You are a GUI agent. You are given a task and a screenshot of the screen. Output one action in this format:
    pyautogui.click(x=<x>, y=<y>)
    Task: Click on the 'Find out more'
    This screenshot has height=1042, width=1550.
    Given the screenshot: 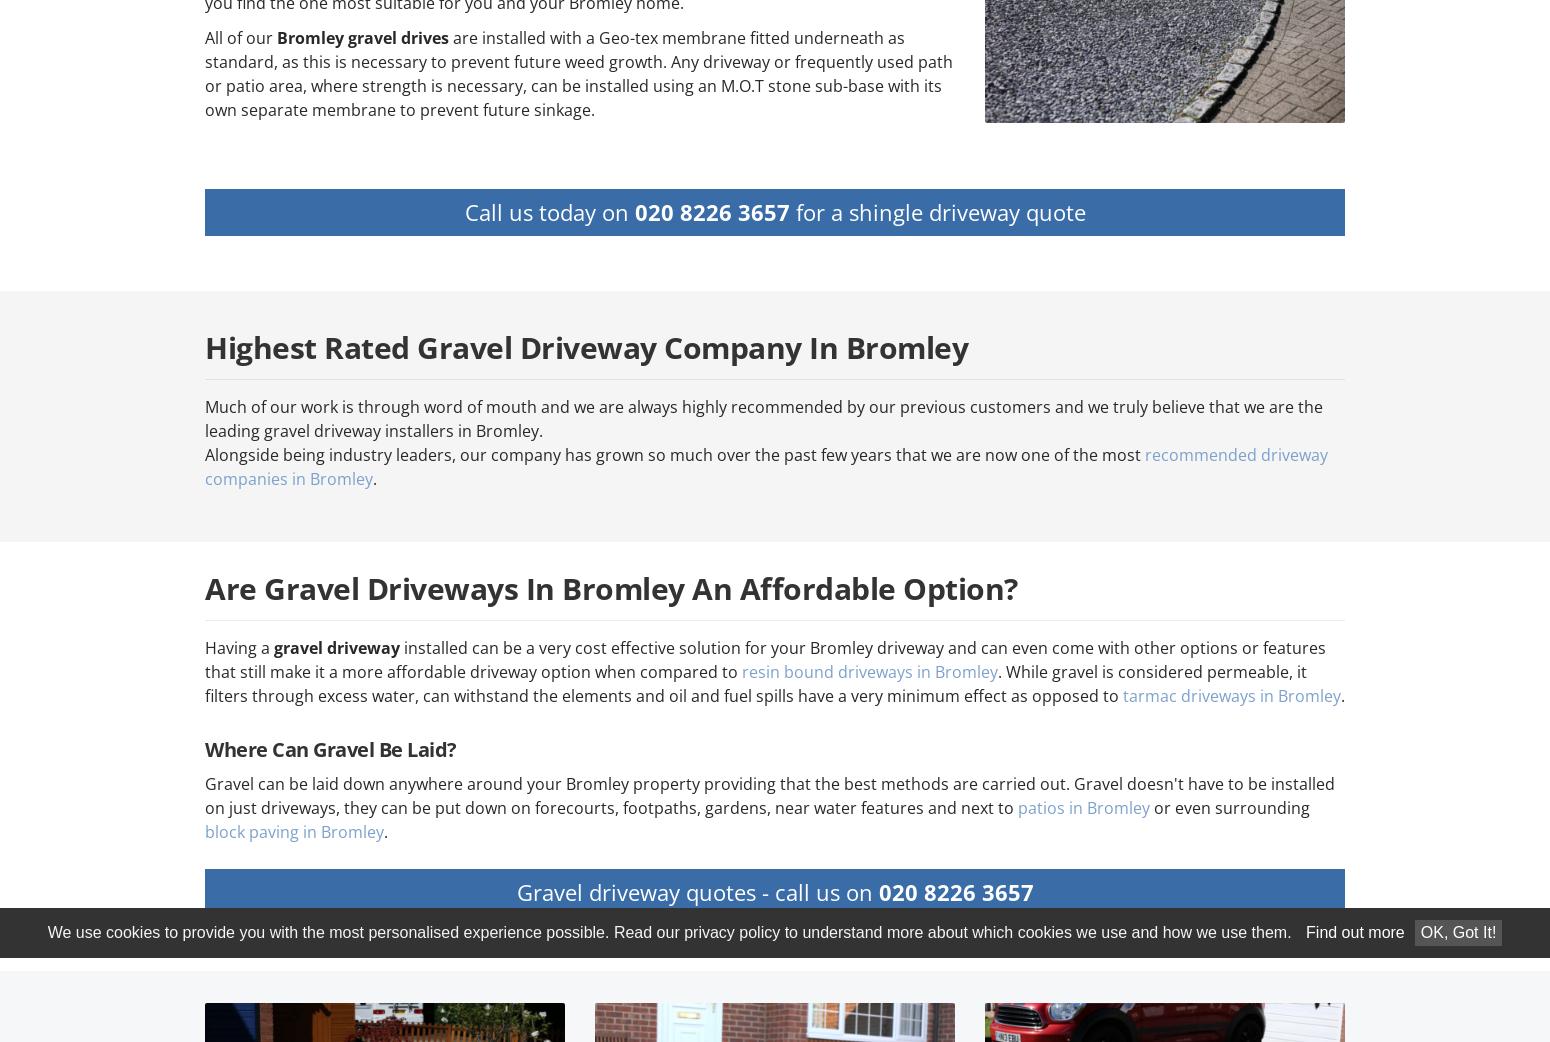 What is the action you would take?
    pyautogui.click(x=1355, y=931)
    